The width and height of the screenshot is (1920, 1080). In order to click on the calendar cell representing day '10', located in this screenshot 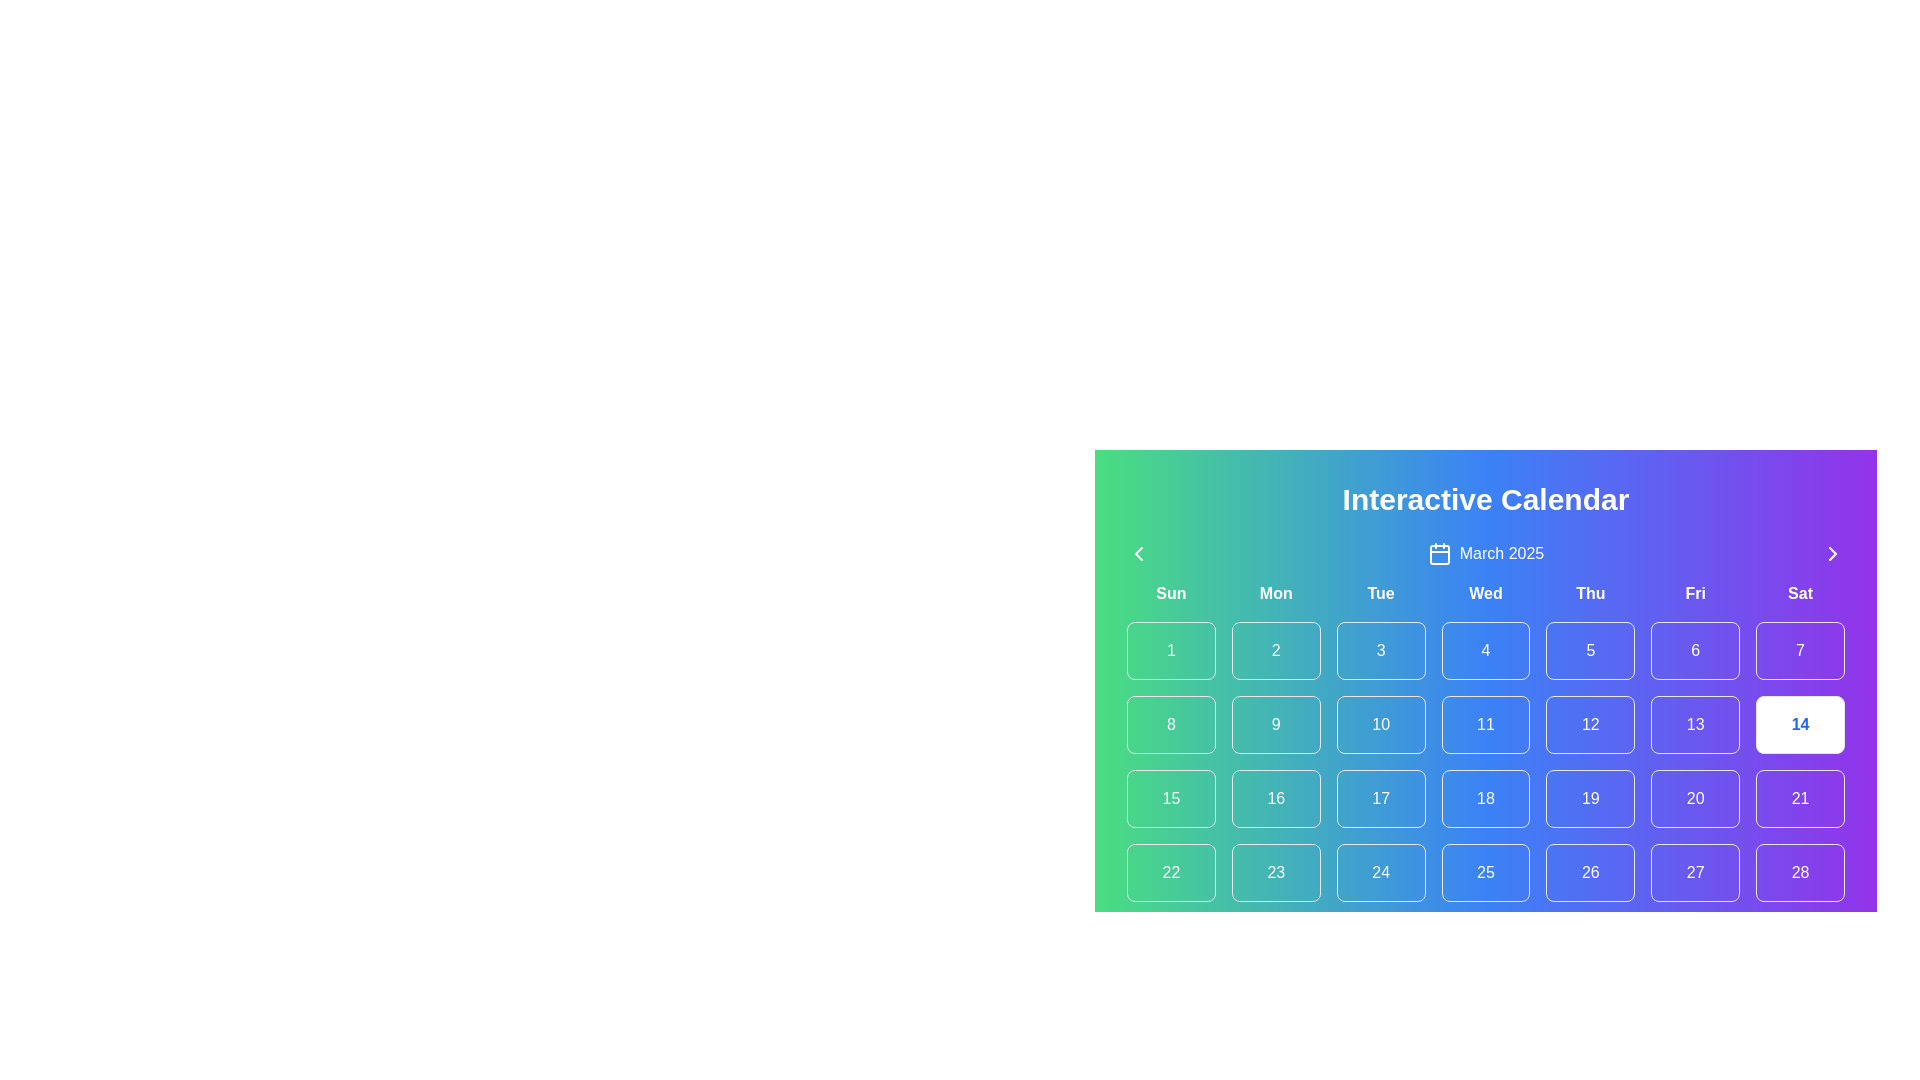, I will do `click(1380, 725)`.